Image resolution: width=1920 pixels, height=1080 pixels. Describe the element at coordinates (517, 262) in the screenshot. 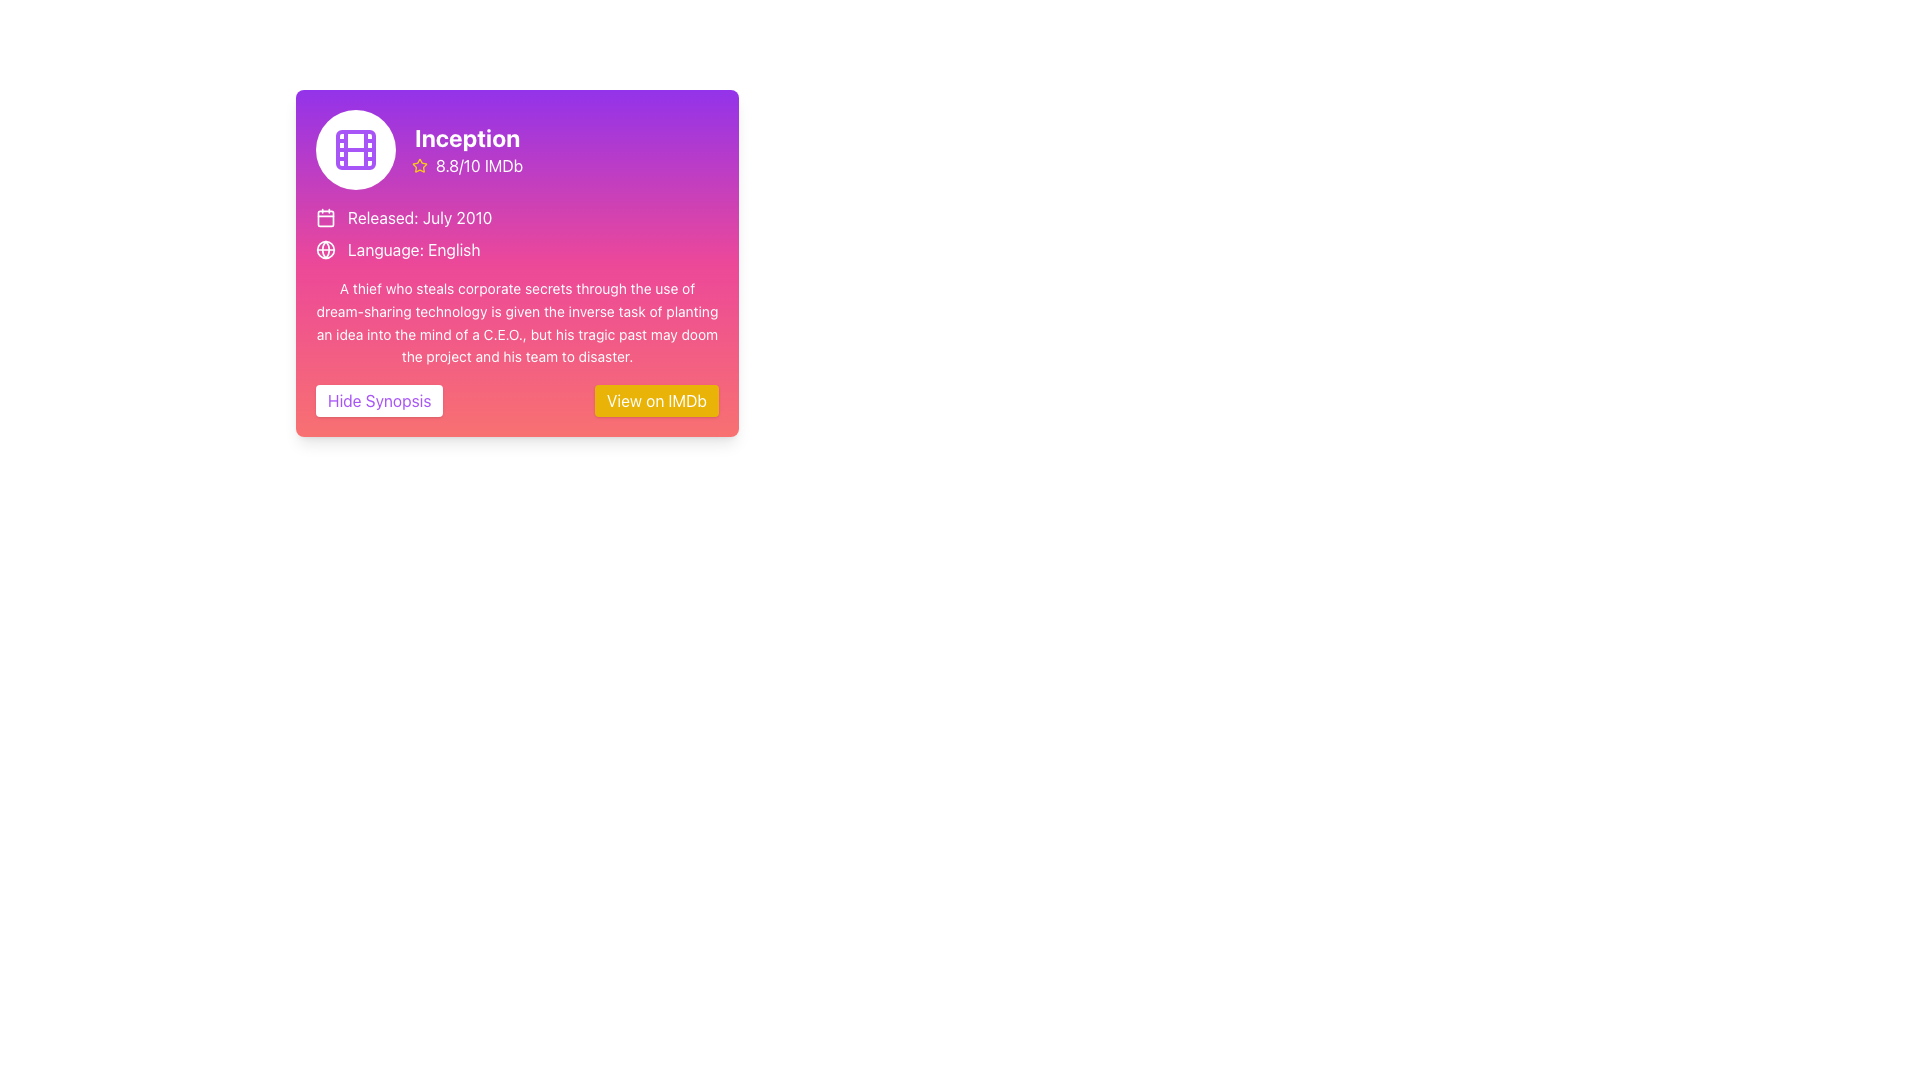

I see `movie details from the Information card located at the center of the modal, below the movie title and rating` at that location.